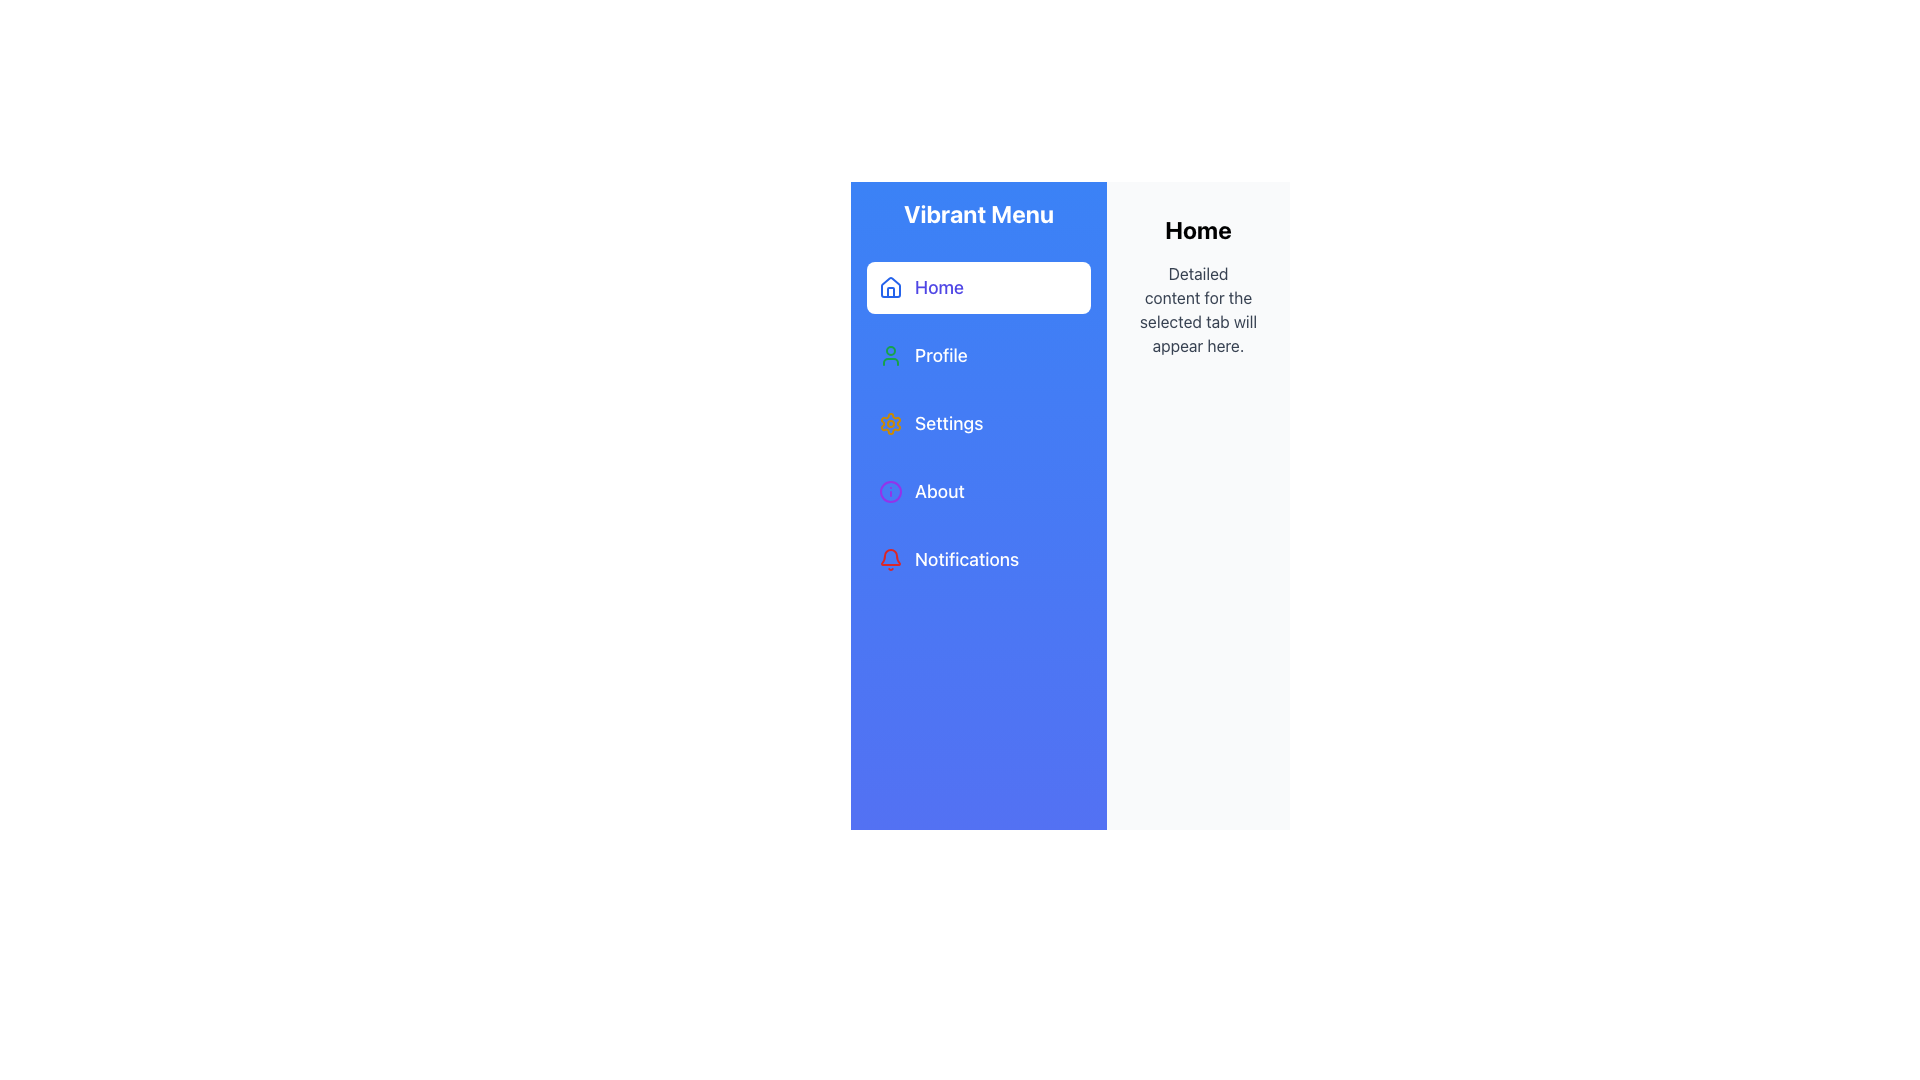 The width and height of the screenshot is (1920, 1080). What do you see at coordinates (938, 492) in the screenshot?
I see `the 'About' text label, which is the third option in the vertical menu, displayed in white against a blue background and aligned next to a purple information icon` at bounding box center [938, 492].